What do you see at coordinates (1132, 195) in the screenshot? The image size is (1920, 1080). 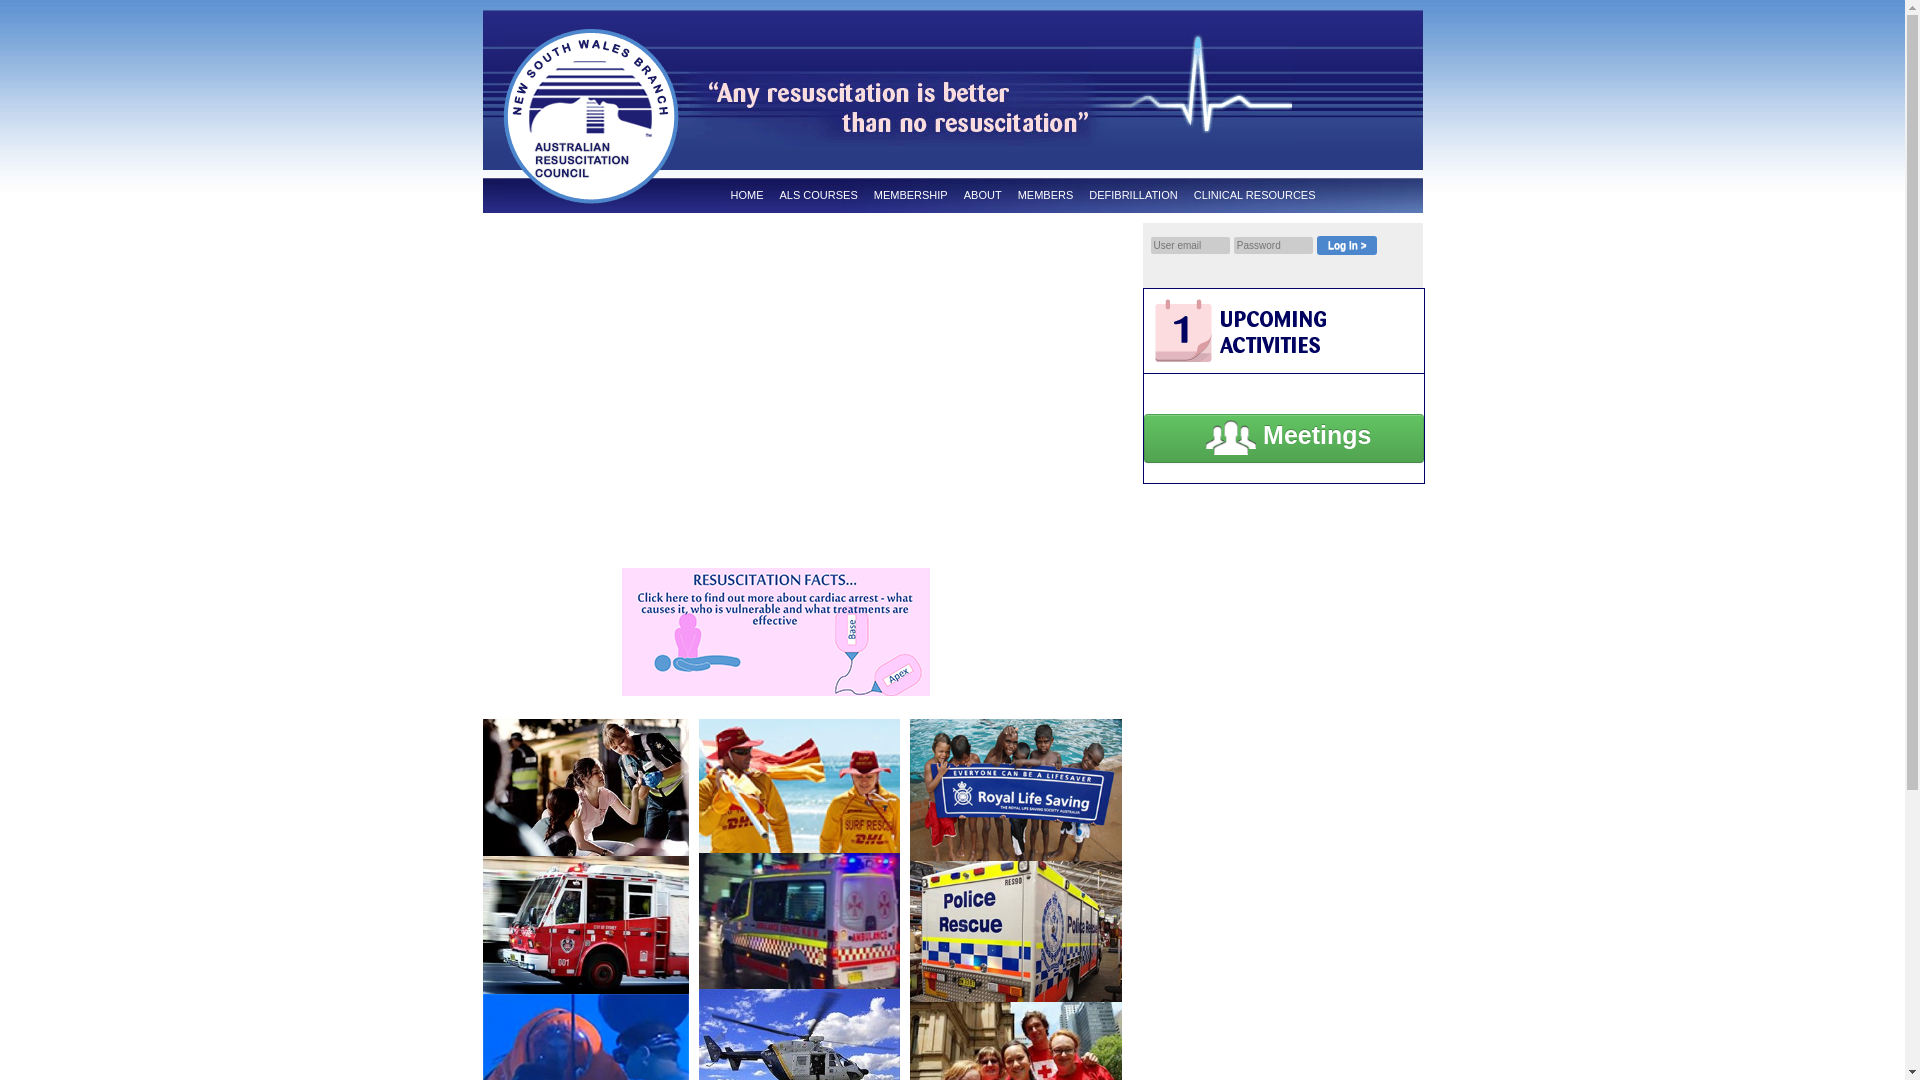 I see `'DEFIBRILLATION'` at bounding box center [1132, 195].